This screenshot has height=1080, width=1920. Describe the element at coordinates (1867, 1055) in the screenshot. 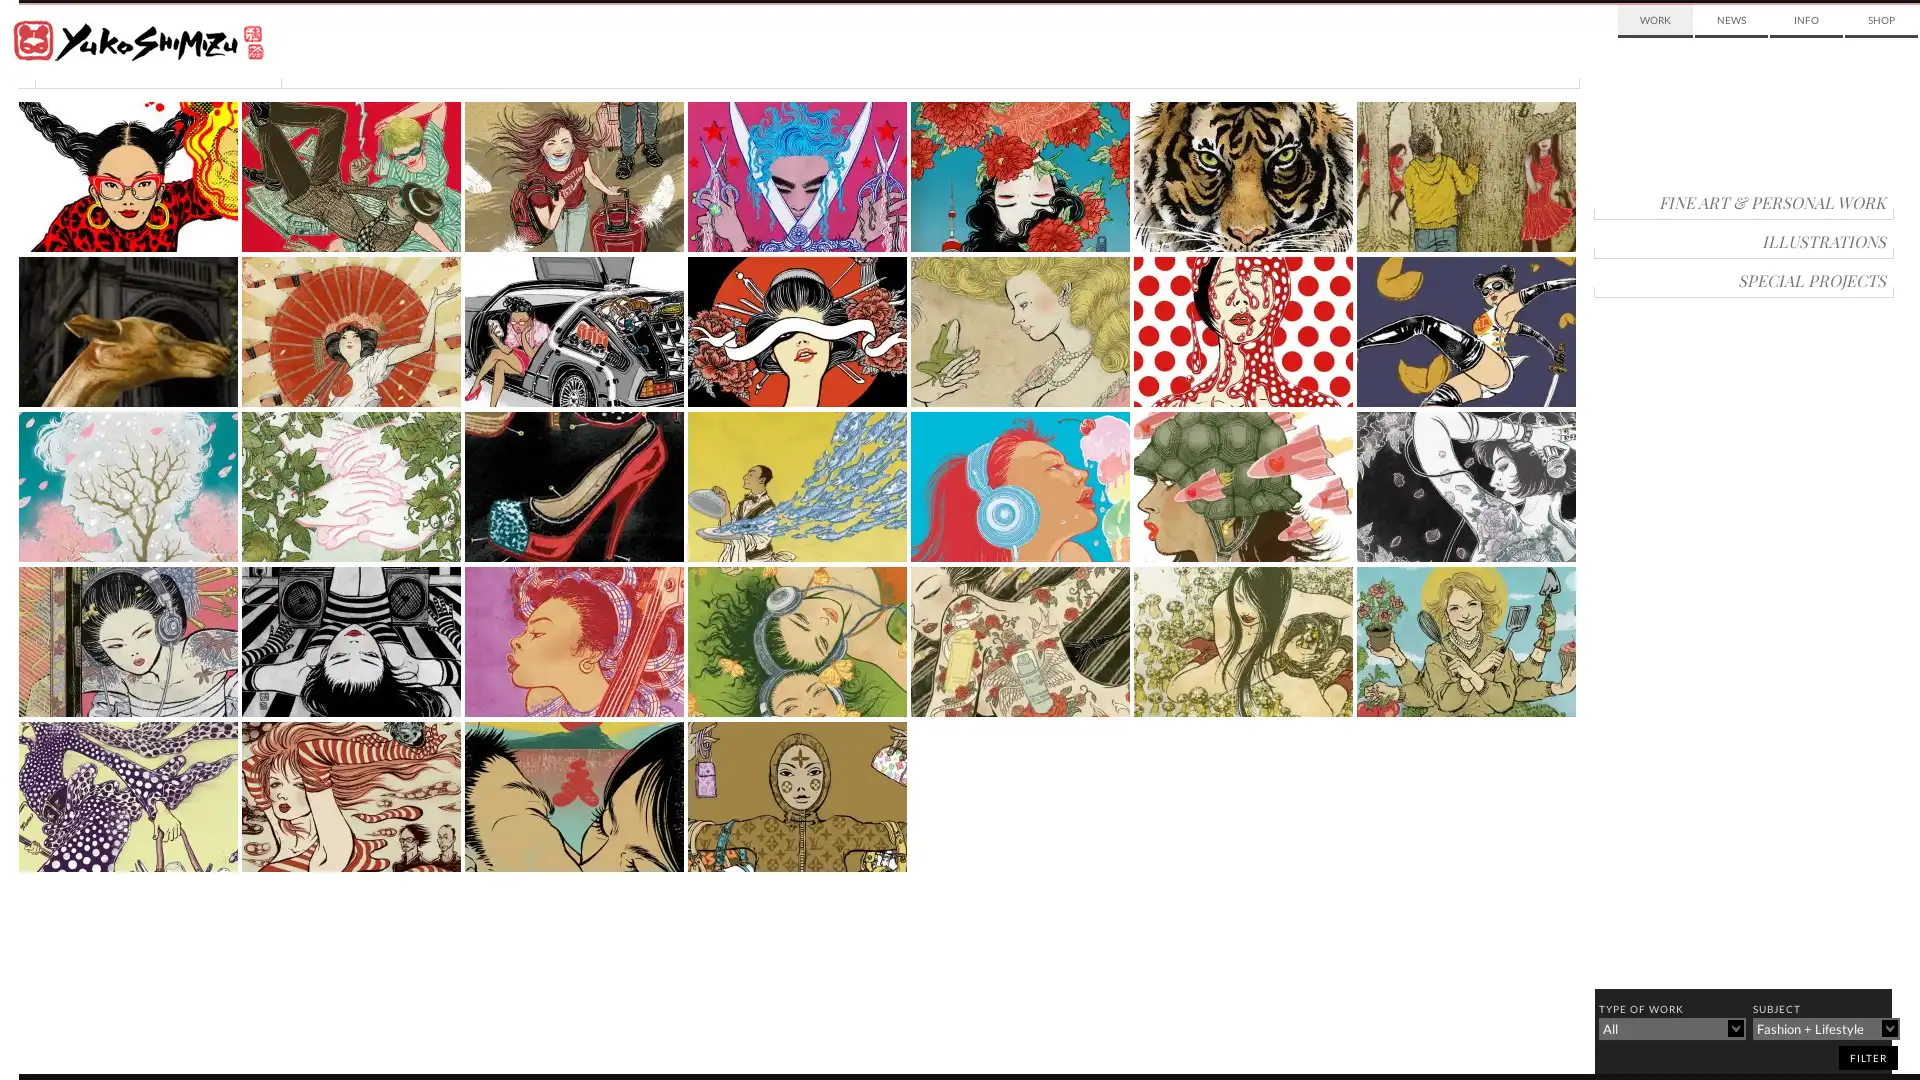

I see `filter` at that location.